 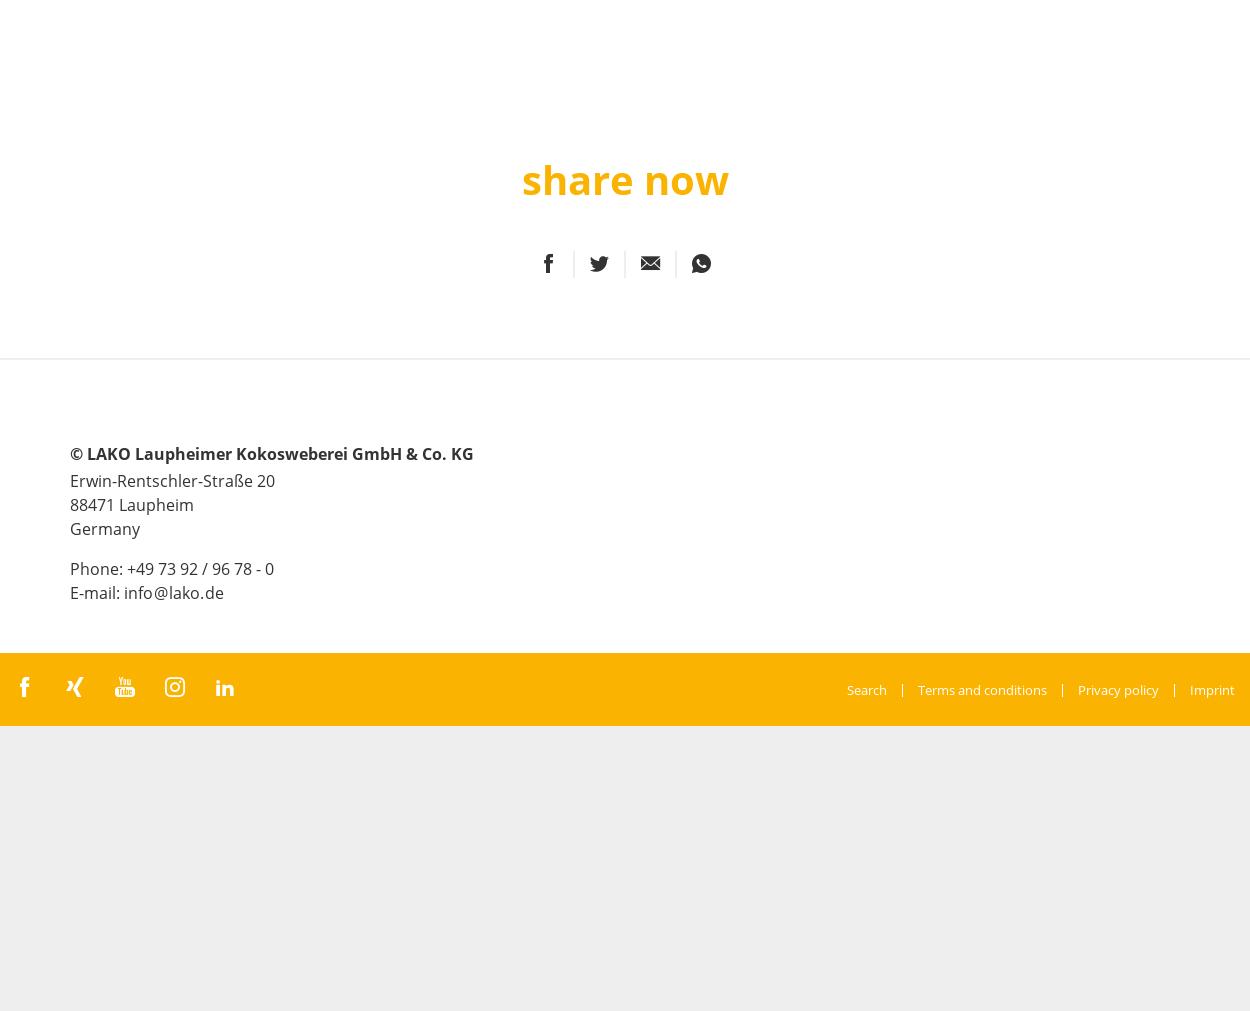 I want to click on '+49 73 92 / 96 78 - 0', so click(x=199, y=567).